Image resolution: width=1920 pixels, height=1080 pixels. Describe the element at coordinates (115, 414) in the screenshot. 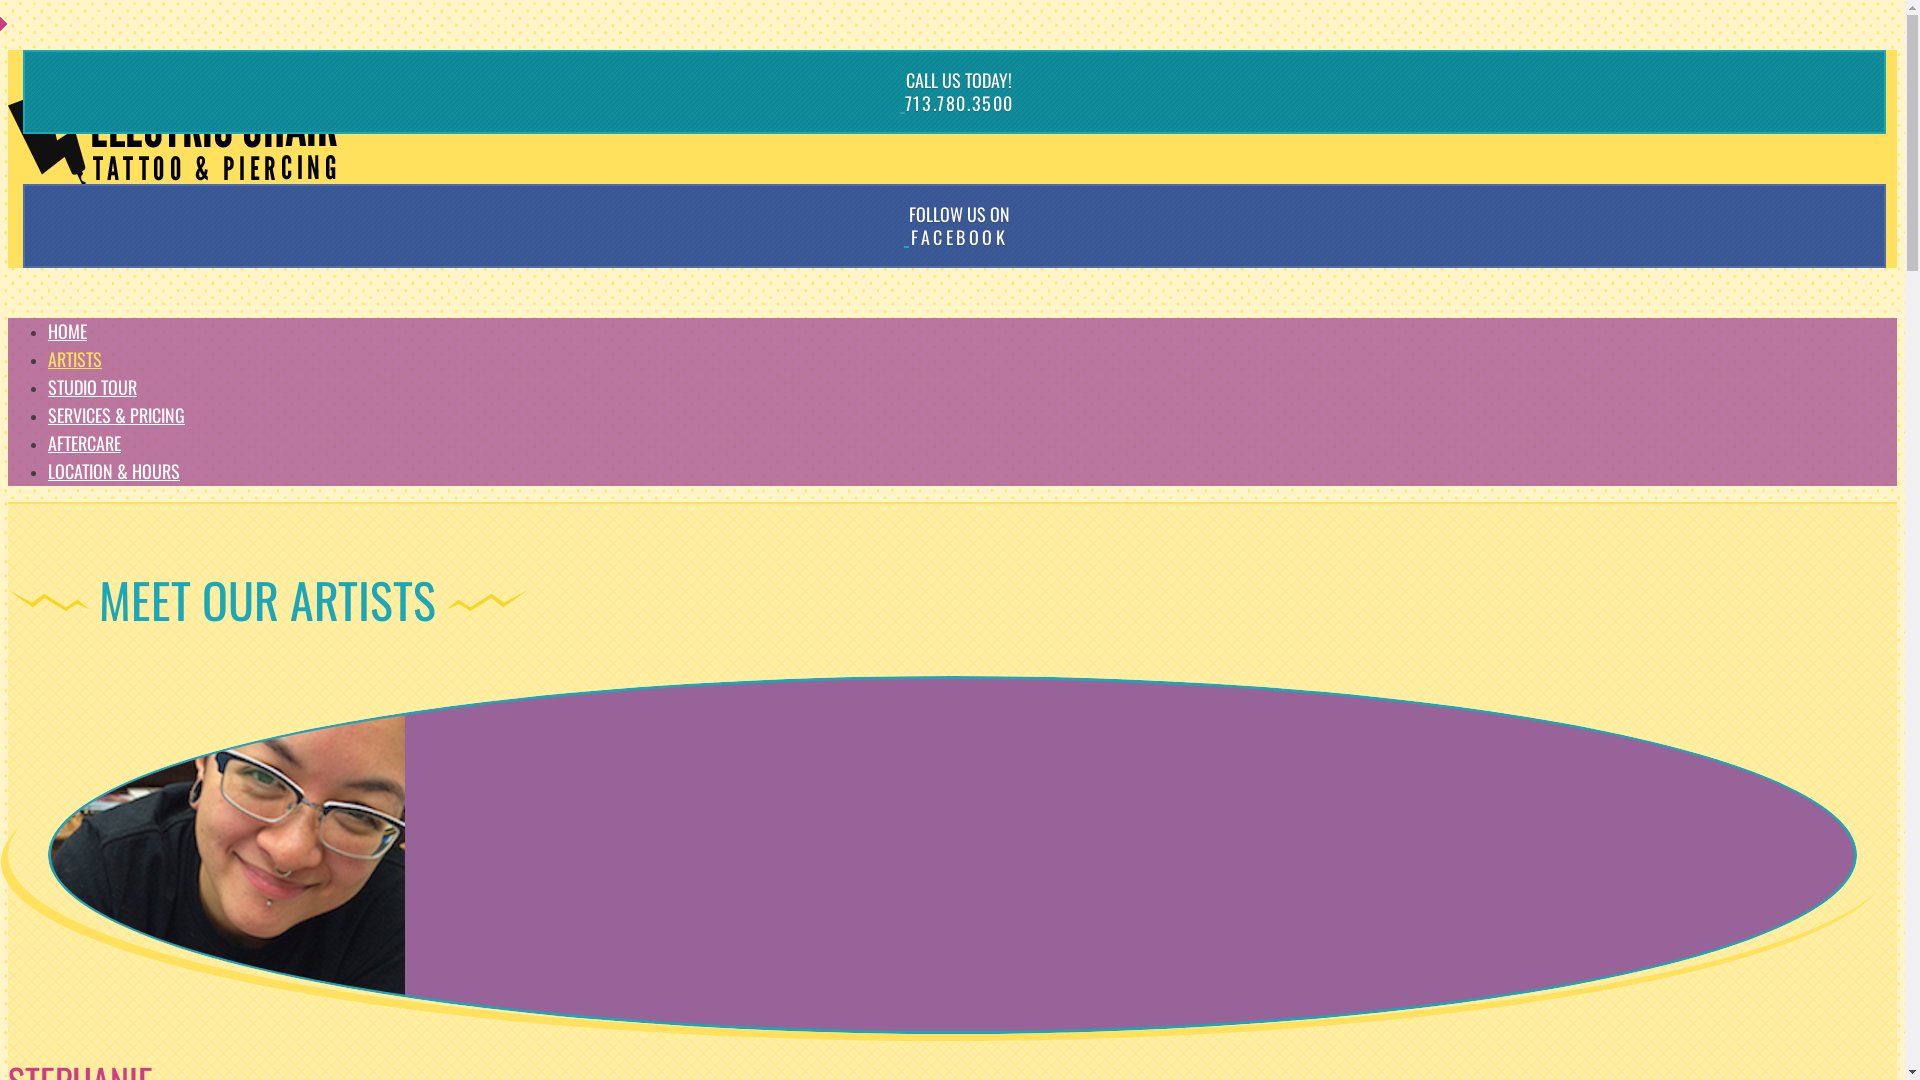

I see `'SERVICES & PRICING'` at that location.